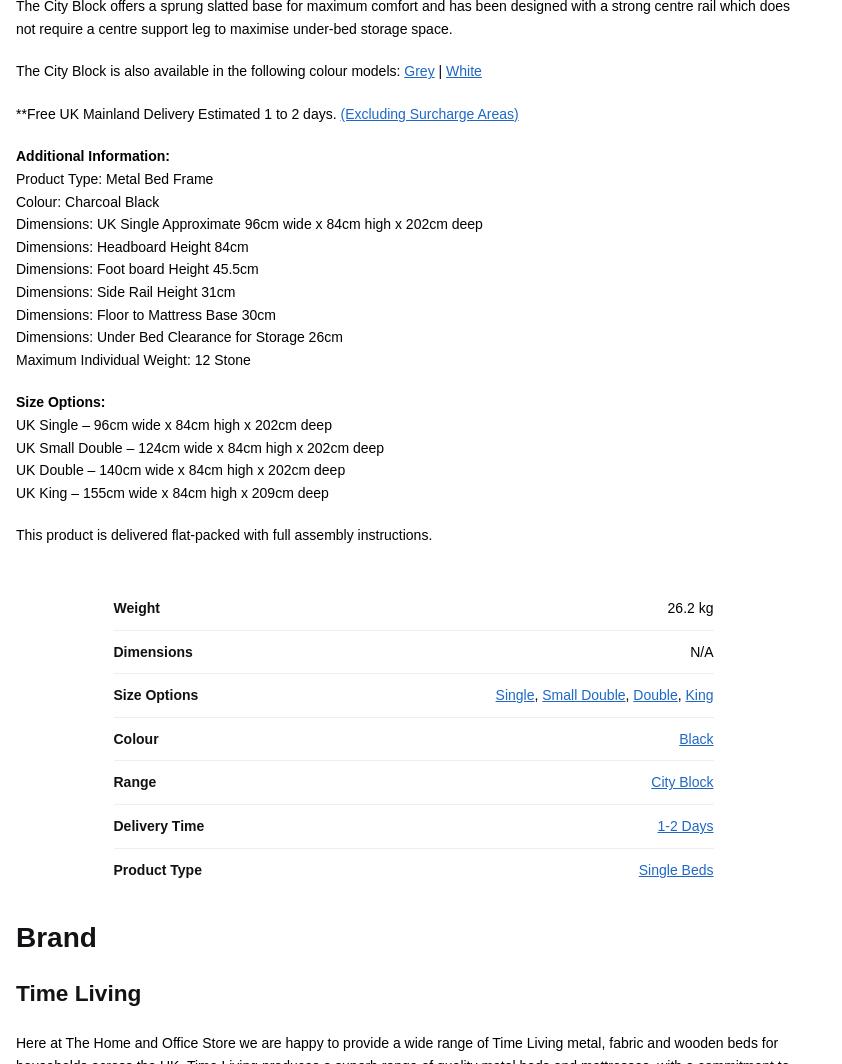 Image resolution: width=842 pixels, height=1064 pixels. Describe the element at coordinates (439, 97) in the screenshot. I see `'|'` at that location.